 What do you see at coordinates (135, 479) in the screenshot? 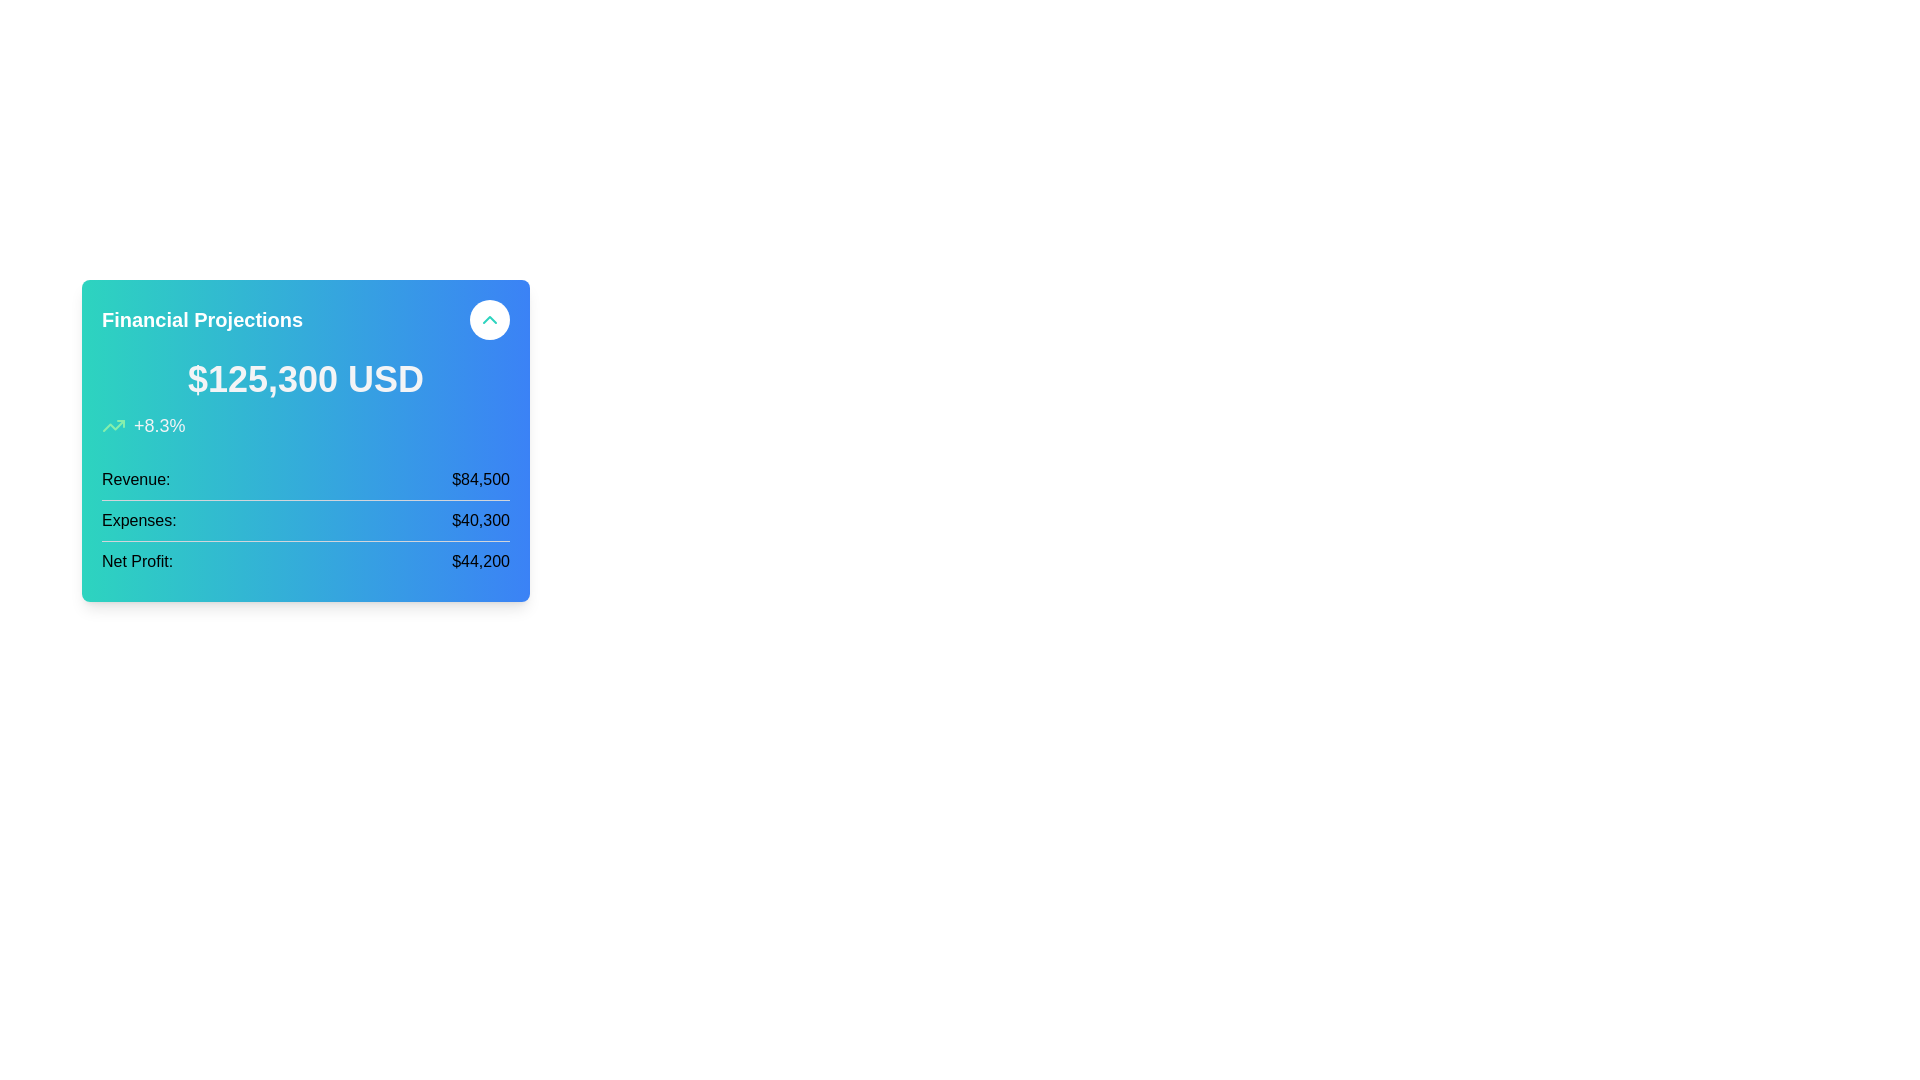
I see `the text label displaying 'Revenue:' in the financial projection card, which has black text on a gradient background of teal to blue` at bounding box center [135, 479].